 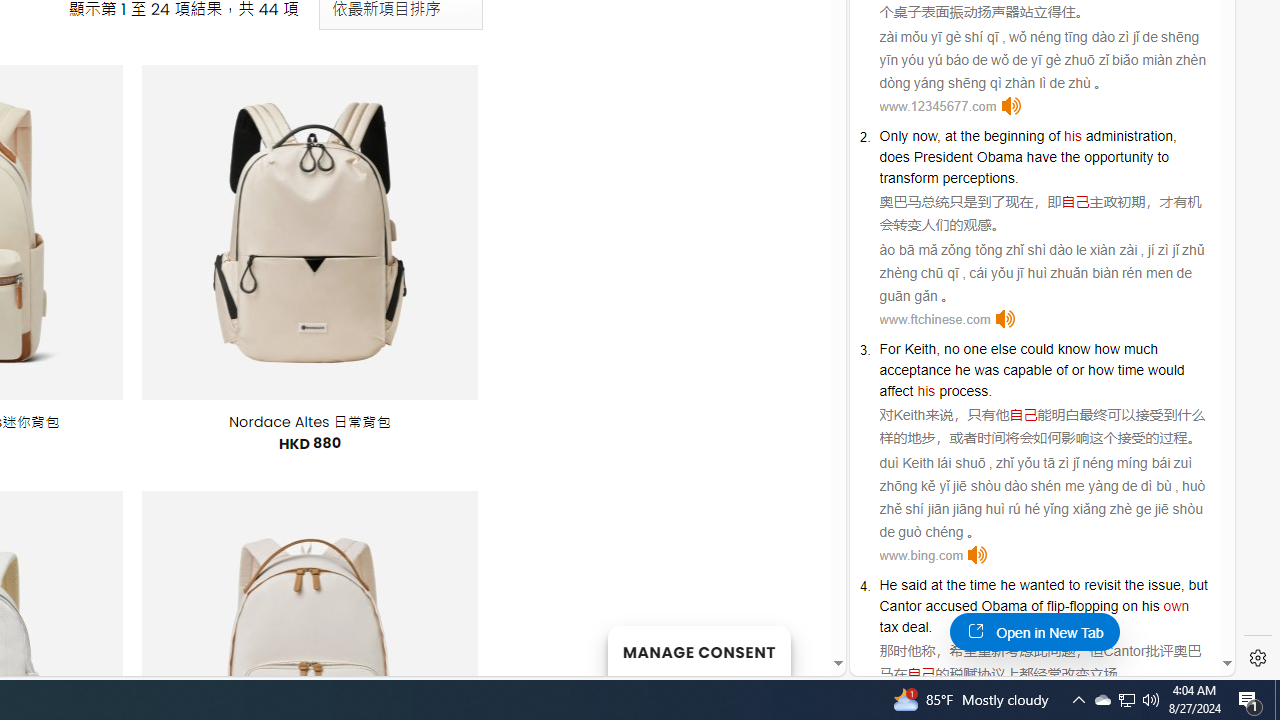 What do you see at coordinates (934, 318) in the screenshot?
I see `'www.ftchinese.com'` at bounding box center [934, 318].